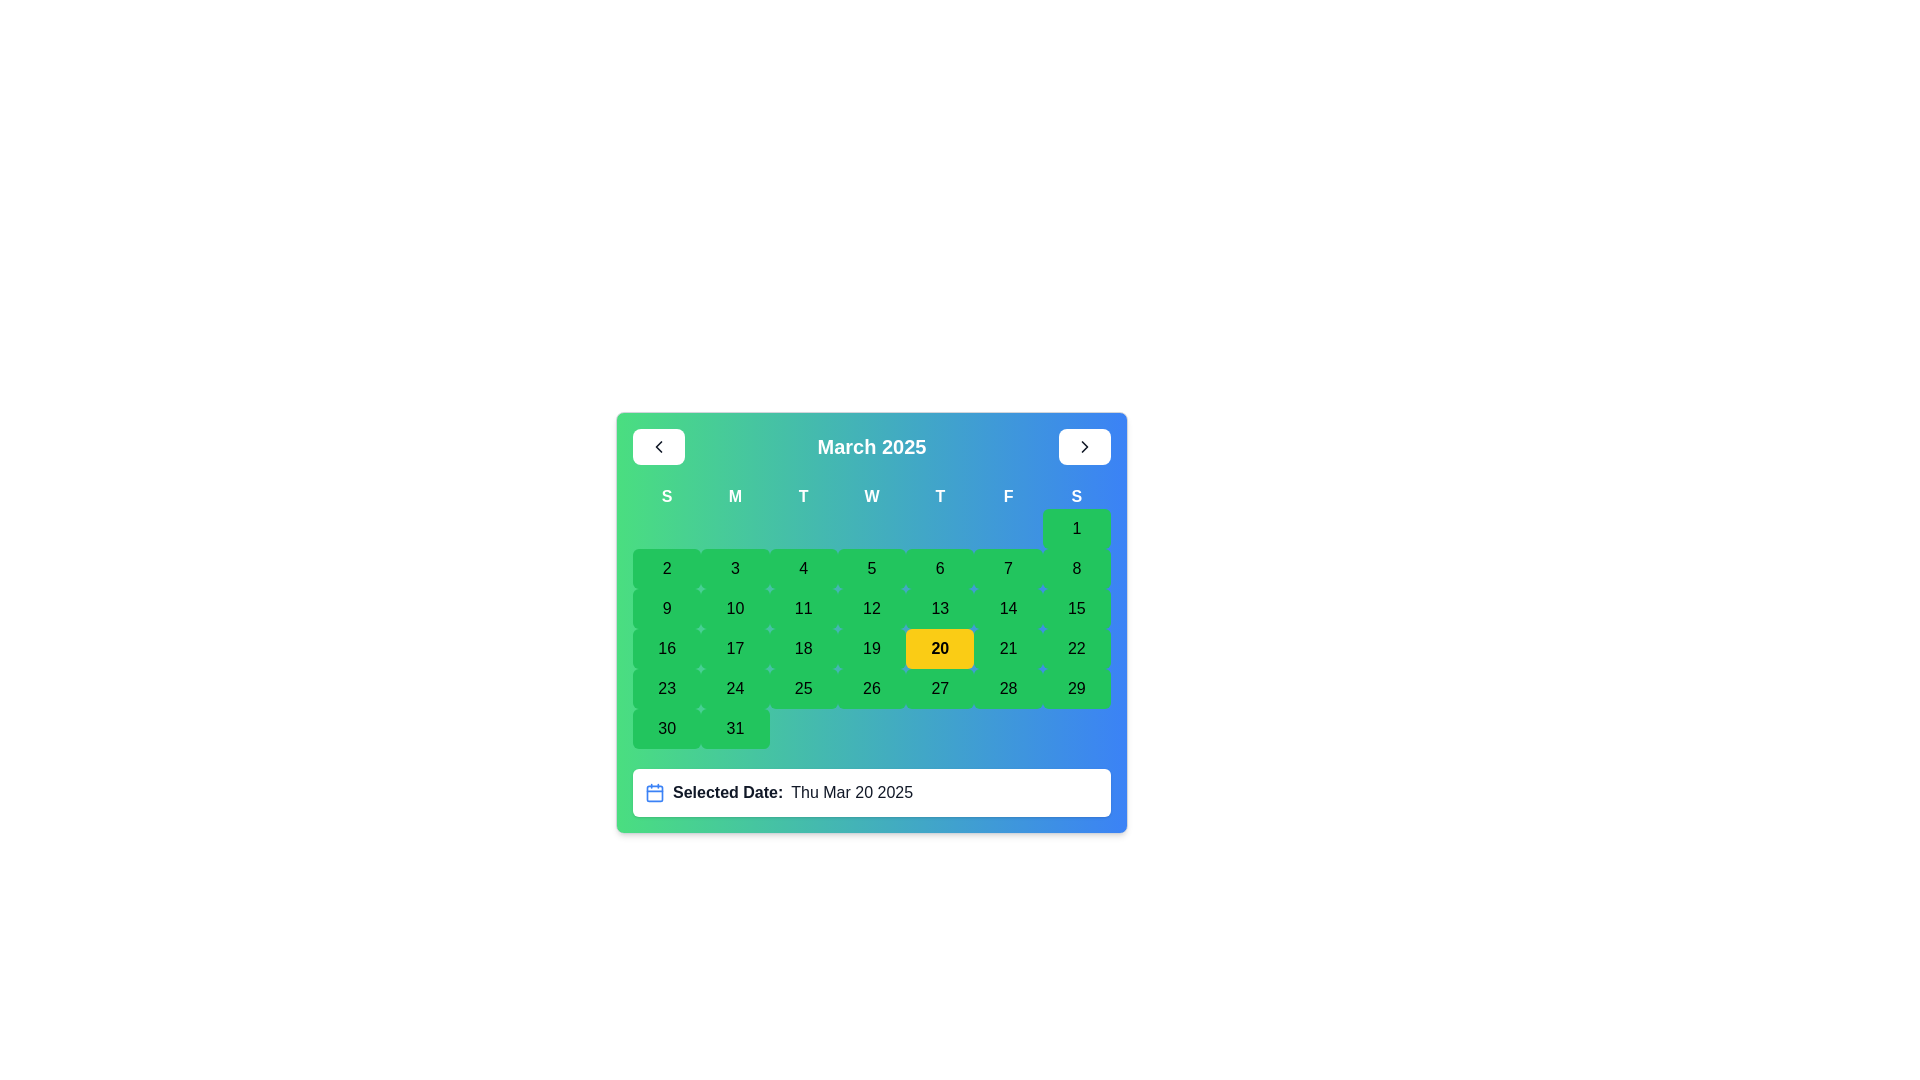 Image resolution: width=1920 pixels, height=1080 pixels. Describe the element at coordinates (872, 608) in the screenshot. I see `the button labeled '12' with a green background for keyboard interaction, located in the fourth row and fifth column of the grid layout` at that location.